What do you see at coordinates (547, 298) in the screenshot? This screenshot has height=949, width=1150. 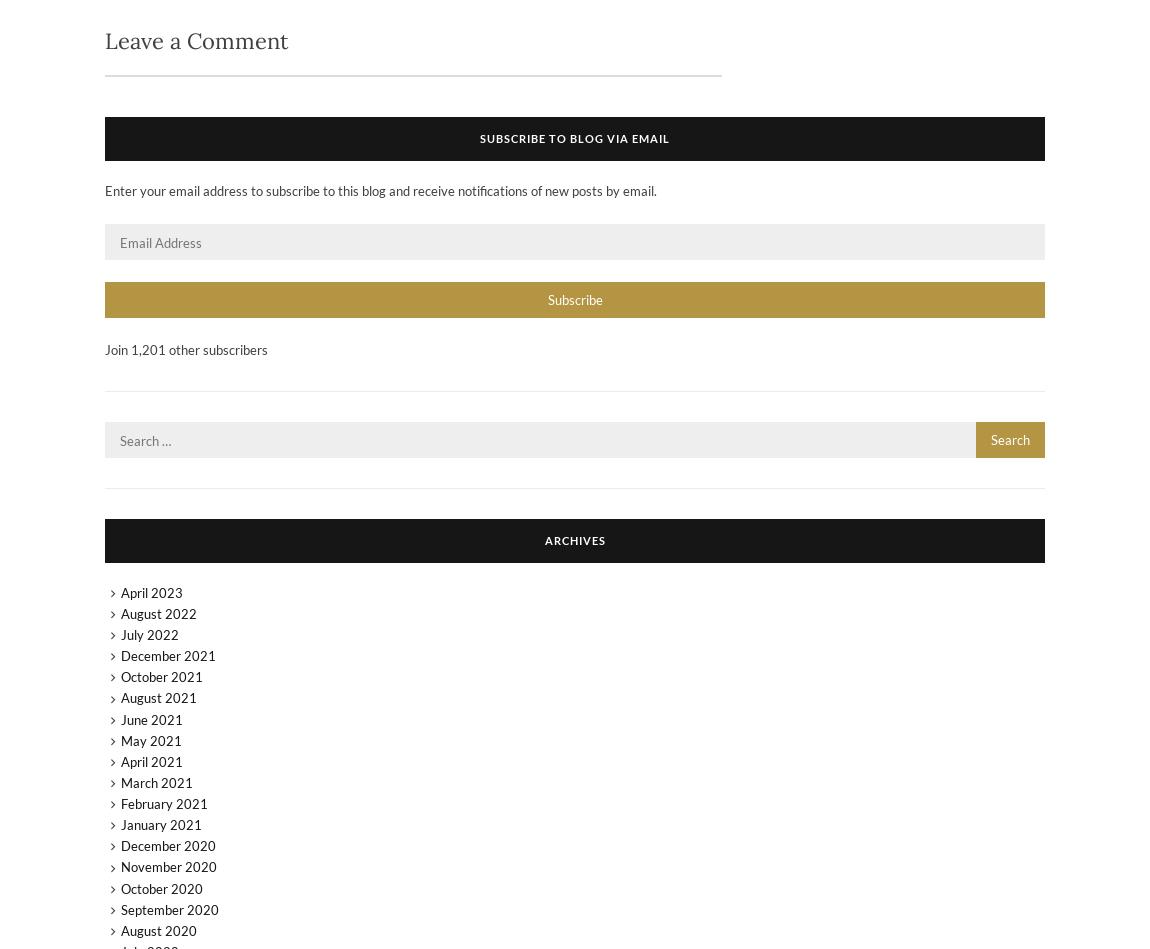 I see `'Subscribe'` at bounding box center [547, 298].